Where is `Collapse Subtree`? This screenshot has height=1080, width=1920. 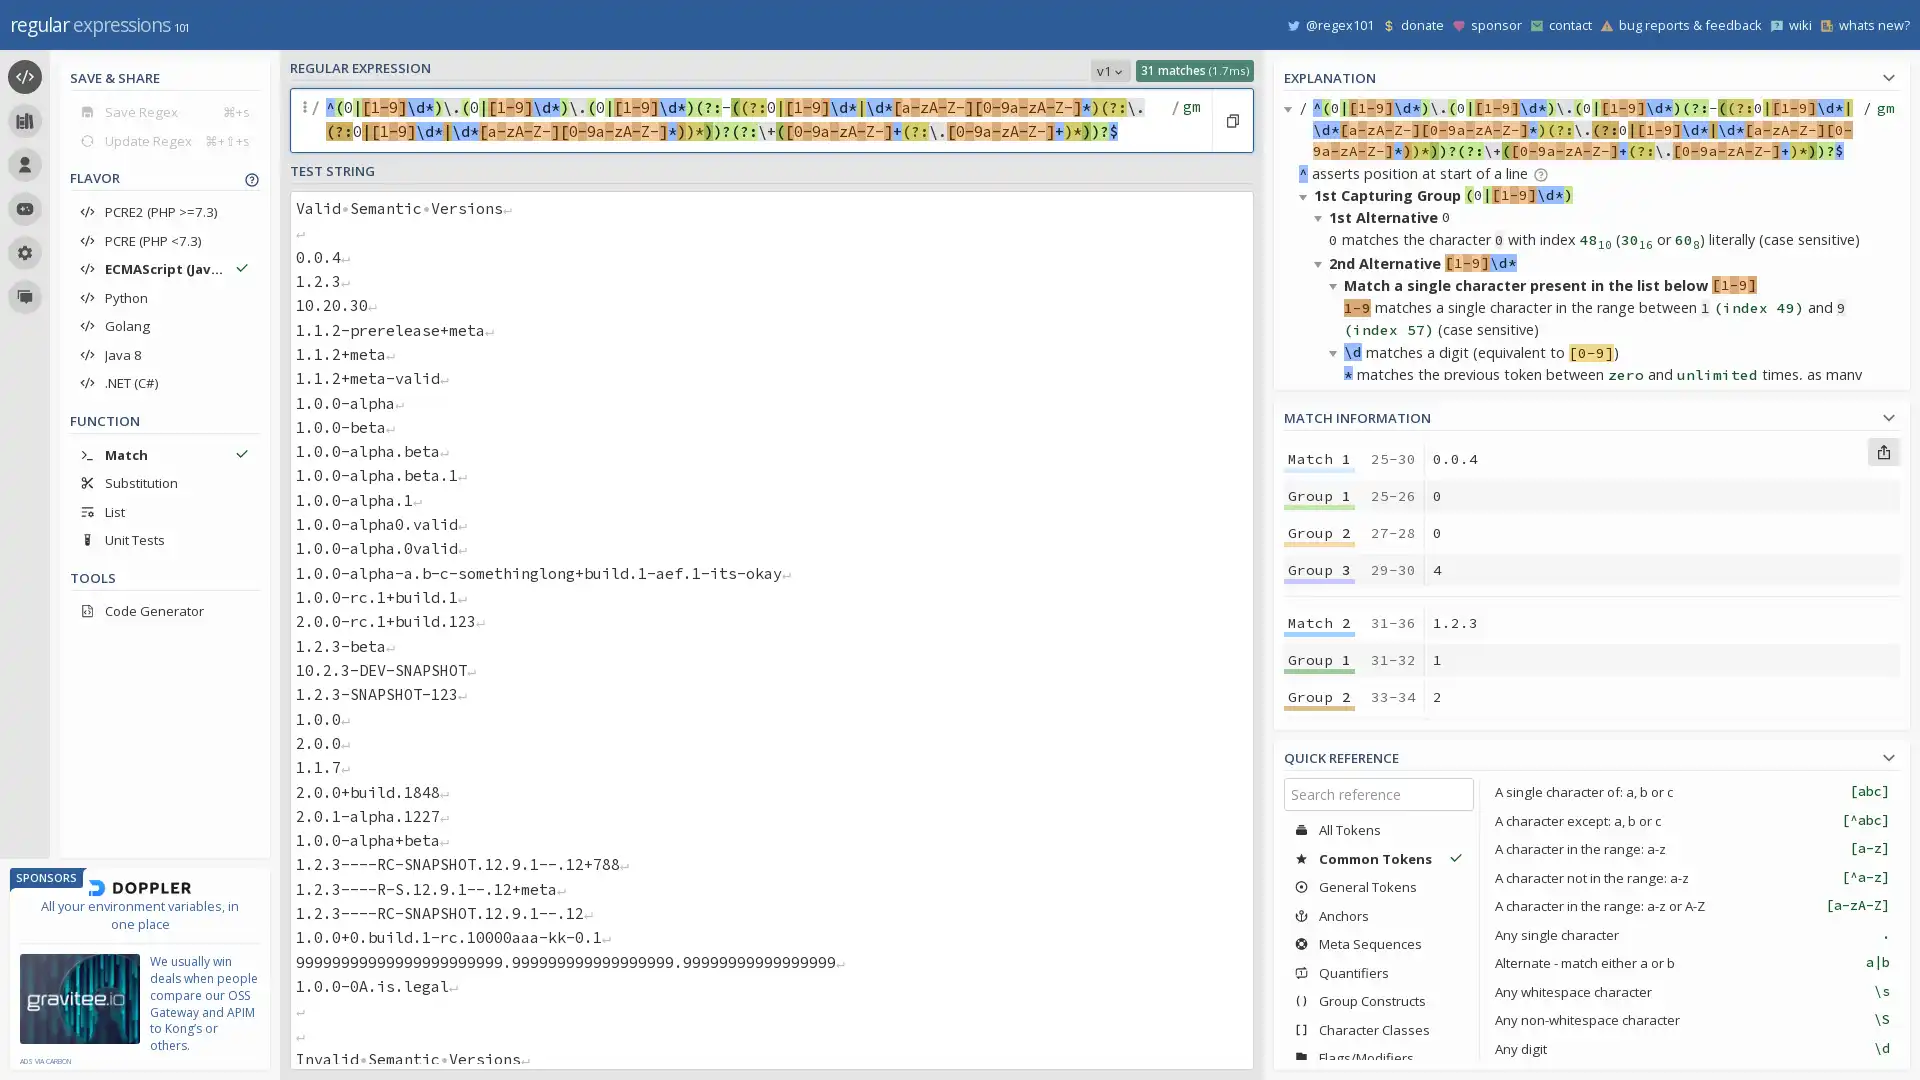
Collapse Subtree is located at coordinates (1336, 600).